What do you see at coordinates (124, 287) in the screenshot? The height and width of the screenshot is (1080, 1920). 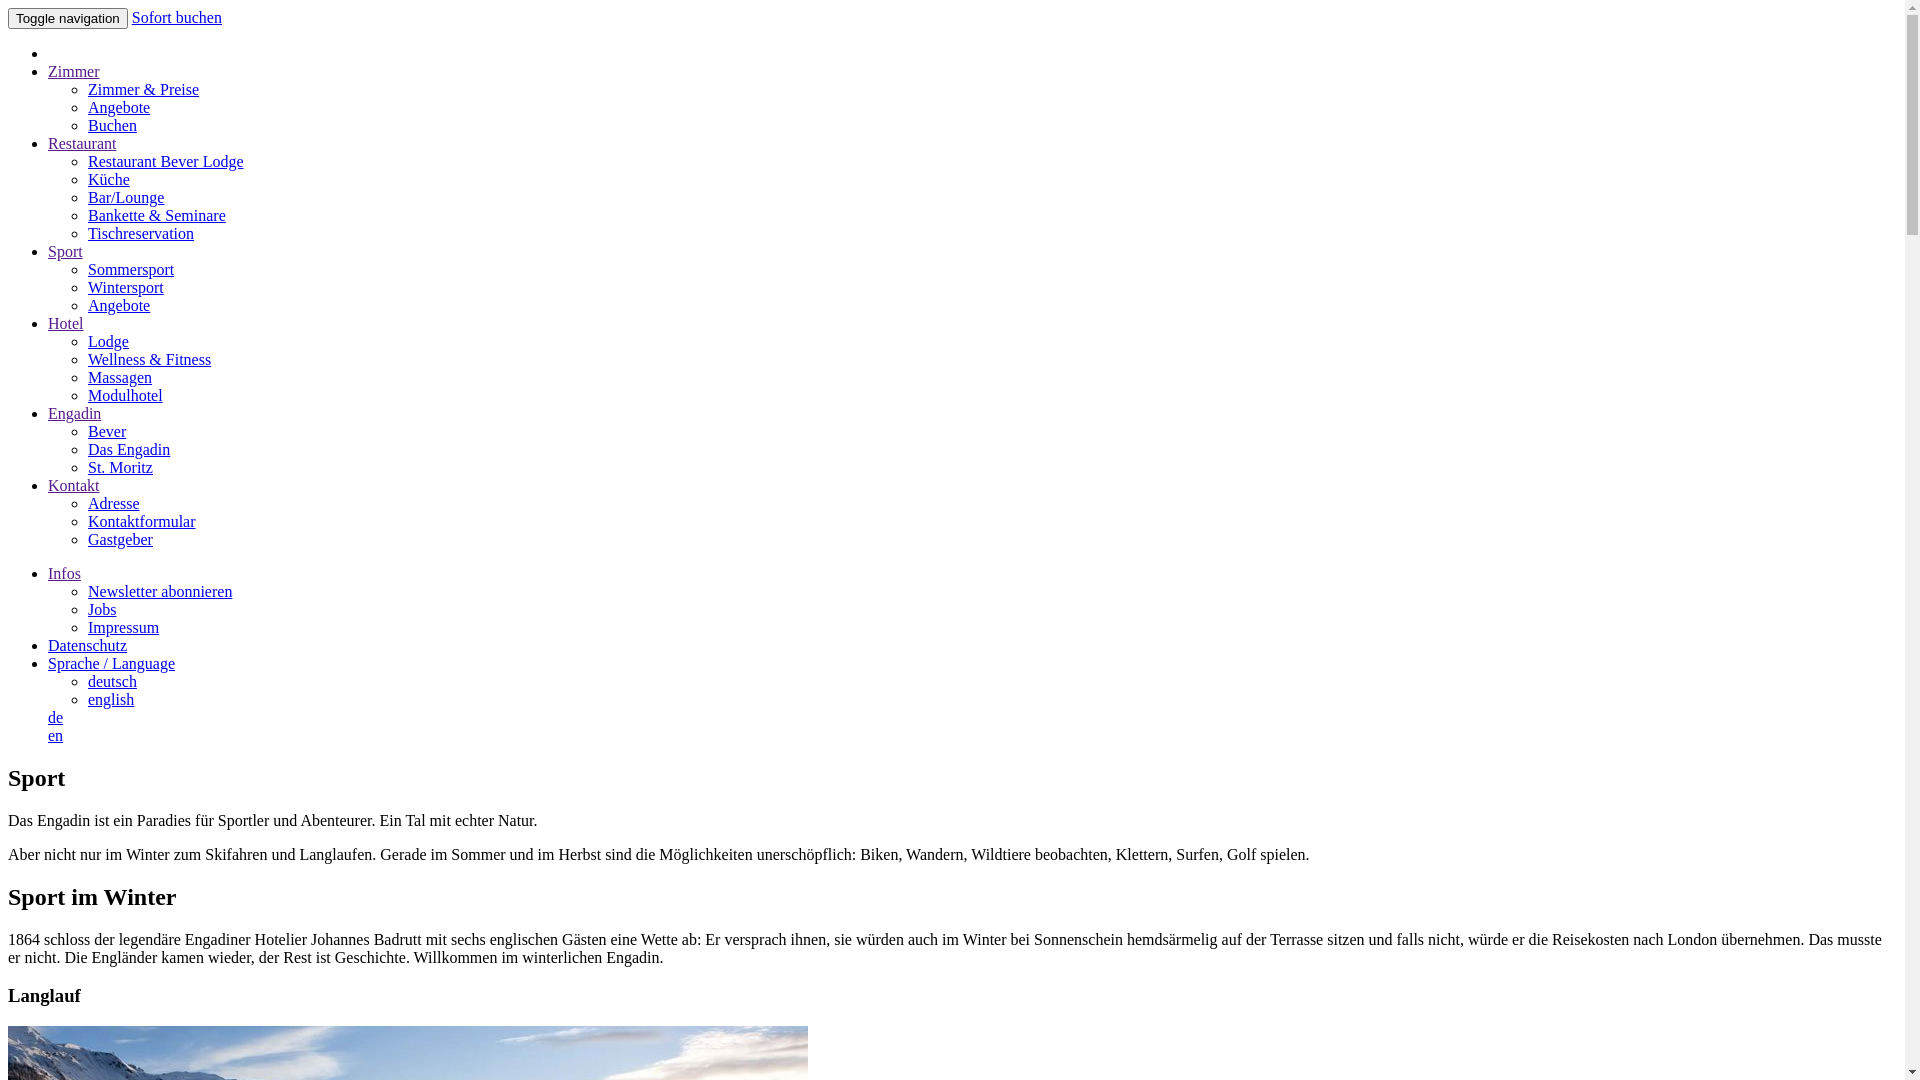 I see `'Wintersport'` at bounding box center [124, 287].